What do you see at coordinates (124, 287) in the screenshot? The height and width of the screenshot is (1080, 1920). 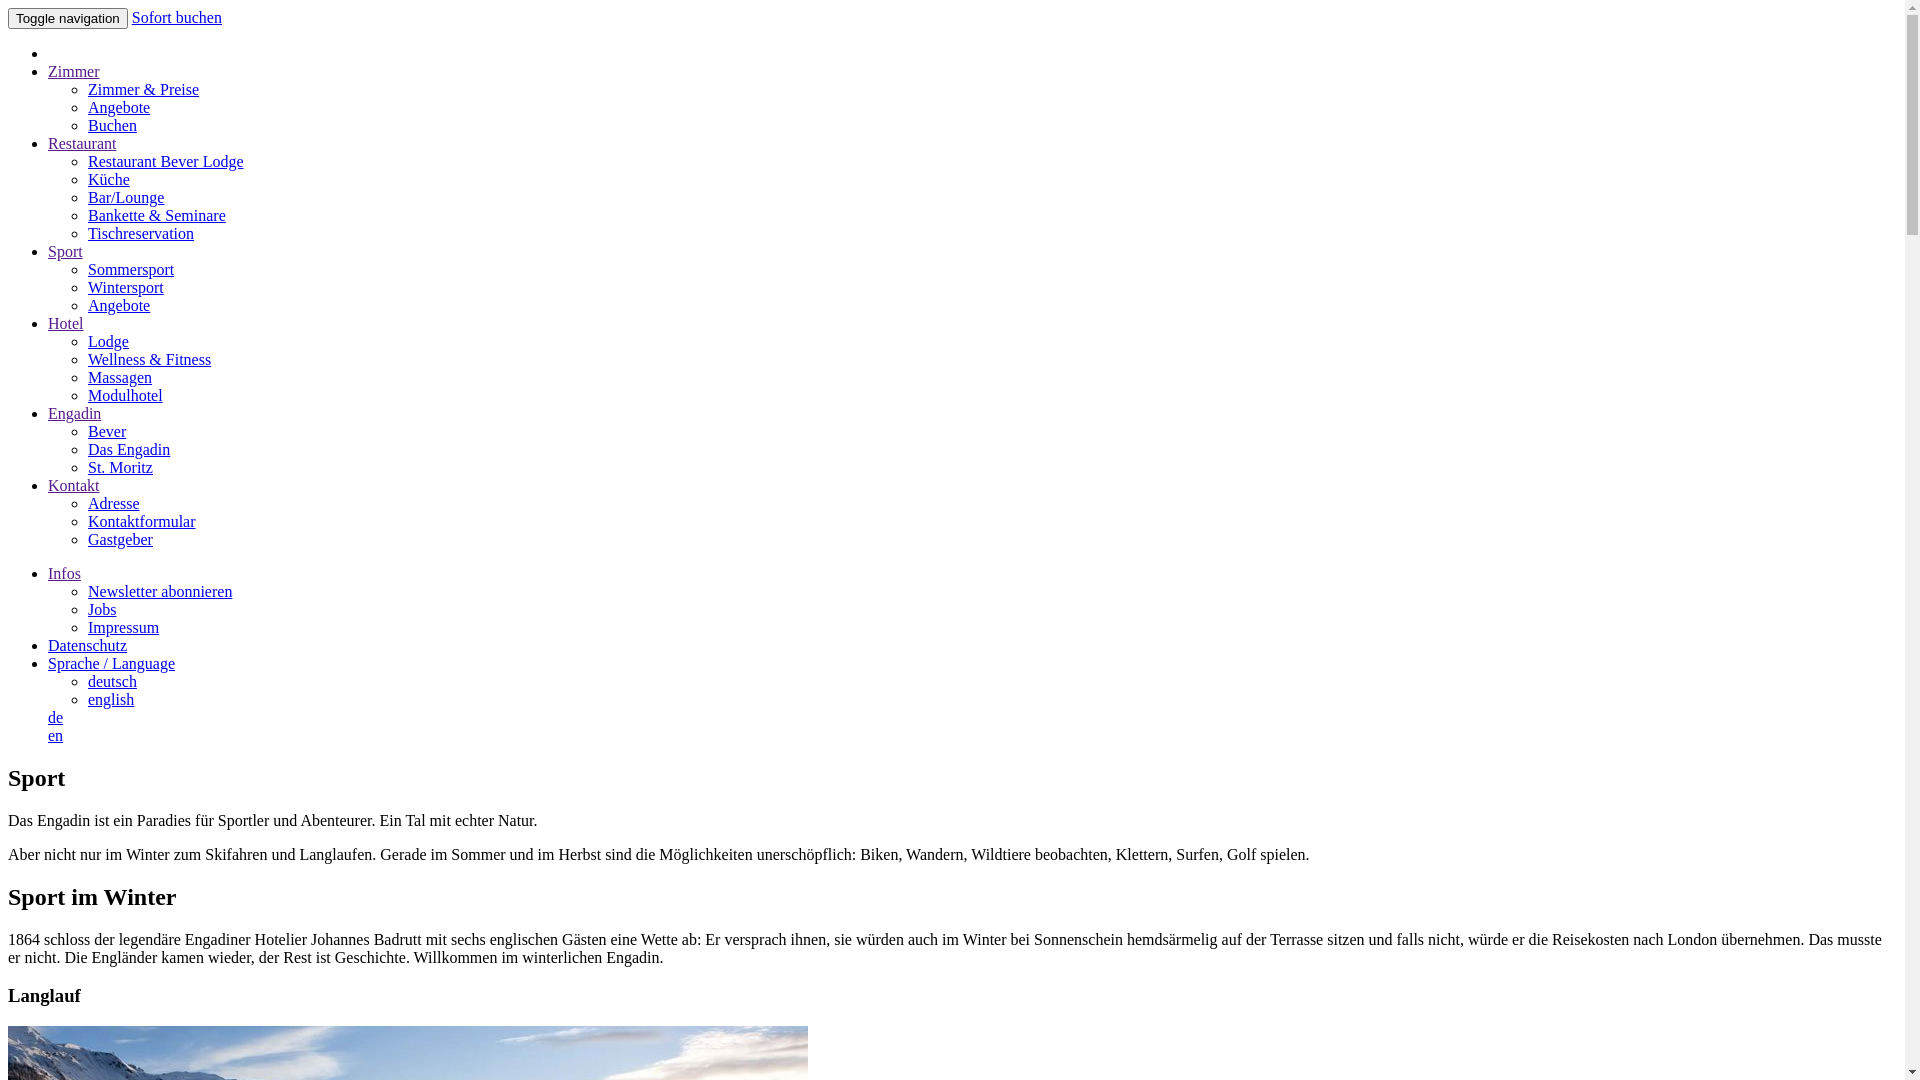 I see `'Wintersport'` at bounding box center [124, 287].